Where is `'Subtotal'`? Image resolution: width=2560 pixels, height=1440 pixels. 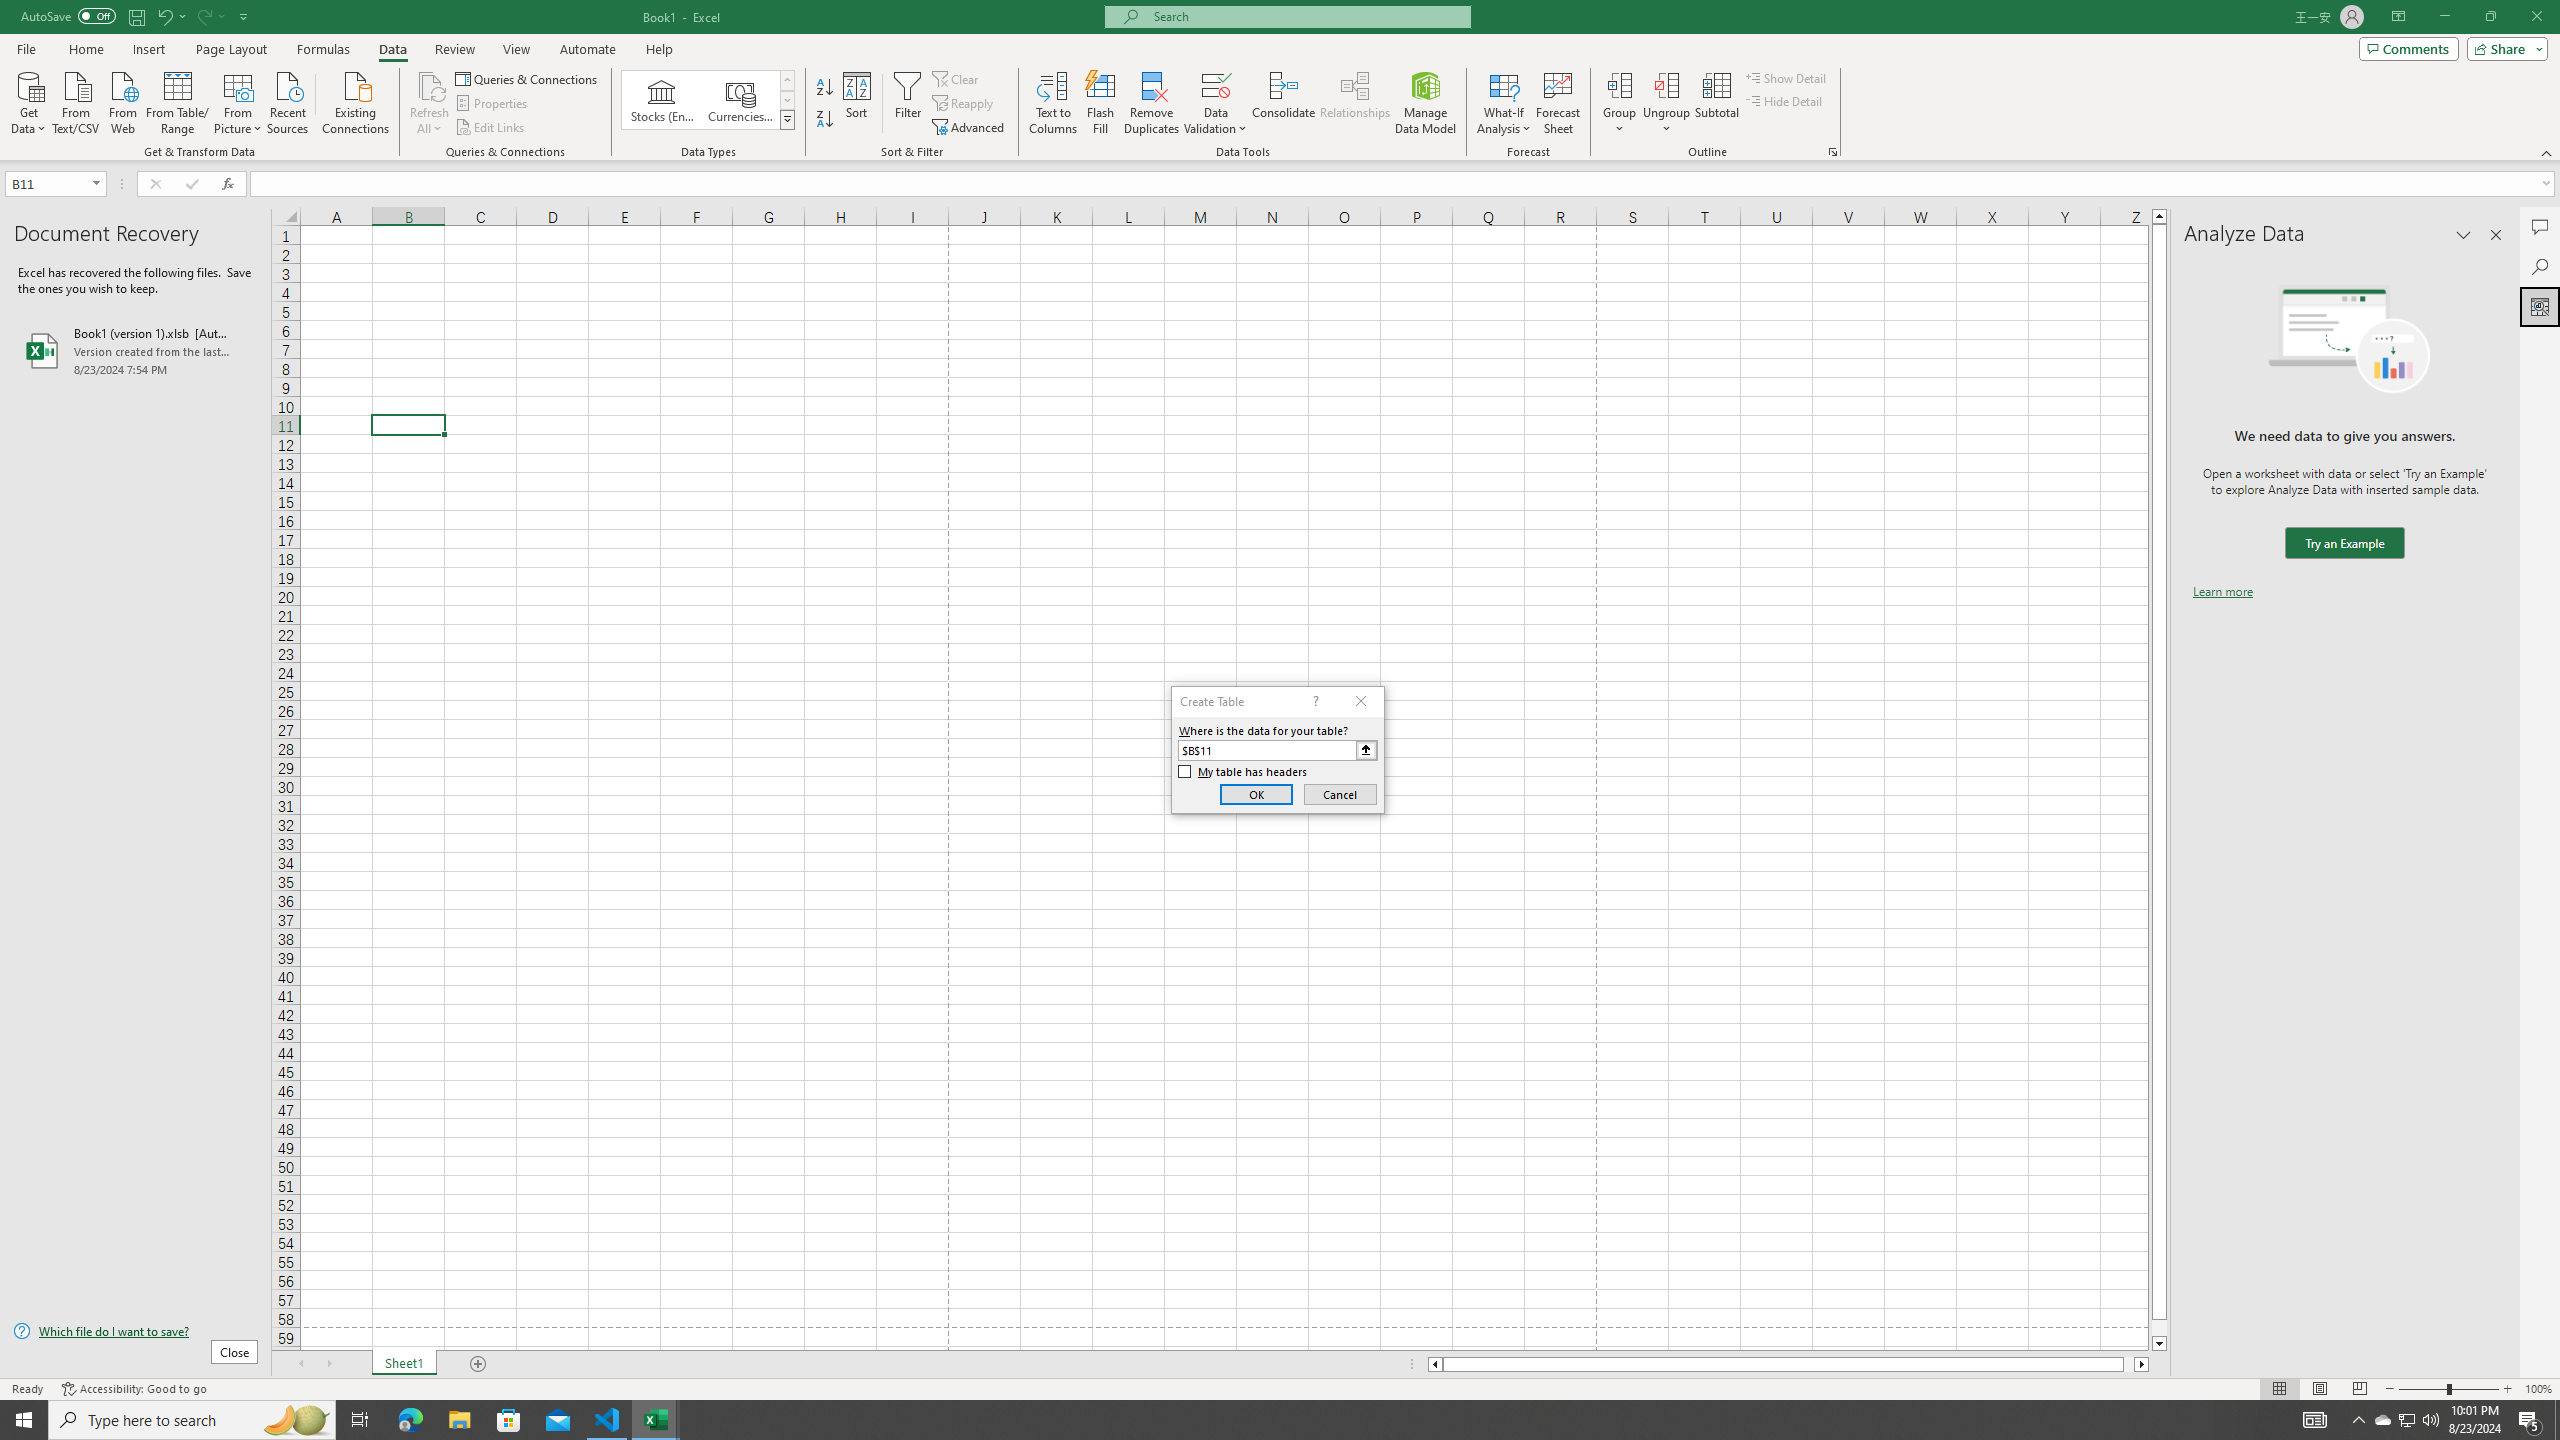 'Subtotal' is located at coordinates (1716, 103).